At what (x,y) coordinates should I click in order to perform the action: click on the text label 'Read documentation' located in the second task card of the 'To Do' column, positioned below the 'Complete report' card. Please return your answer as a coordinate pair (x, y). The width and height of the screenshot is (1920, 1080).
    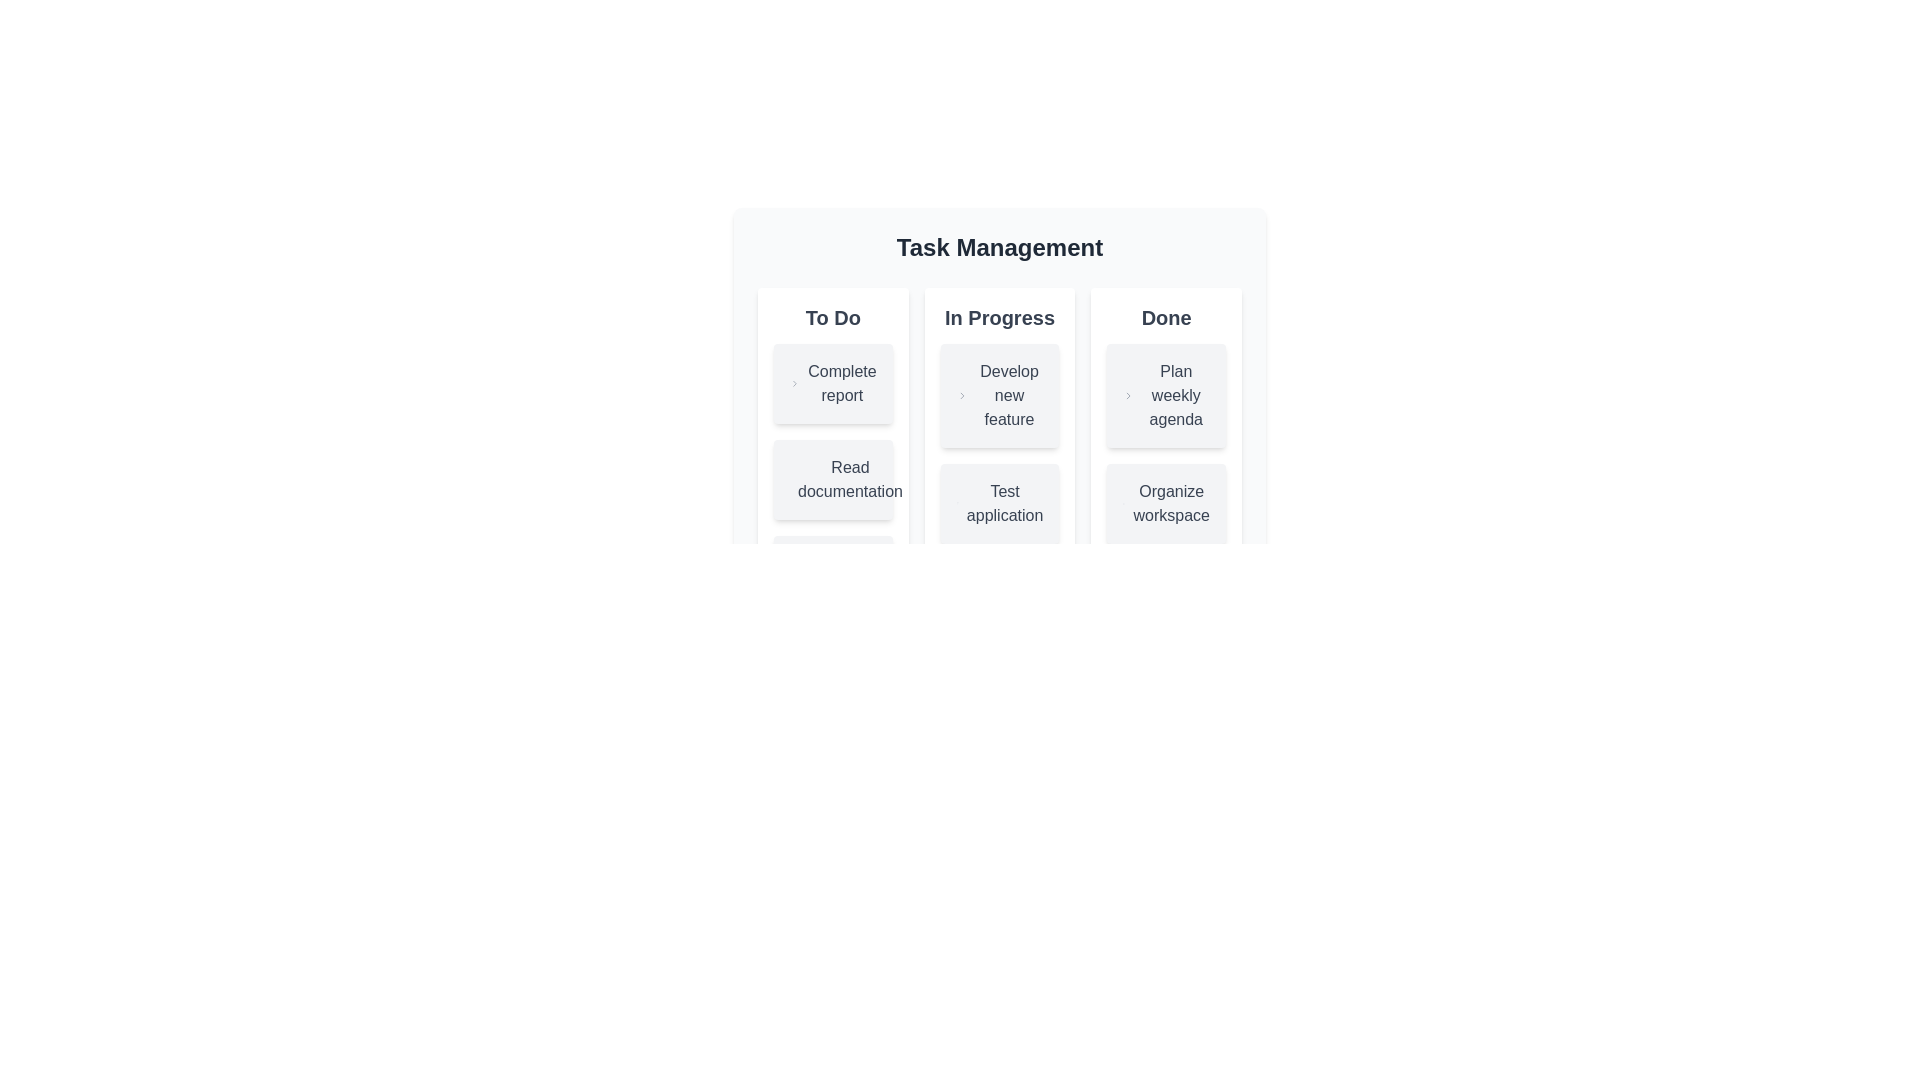
    Looking at the image, I should click on (850, 479).